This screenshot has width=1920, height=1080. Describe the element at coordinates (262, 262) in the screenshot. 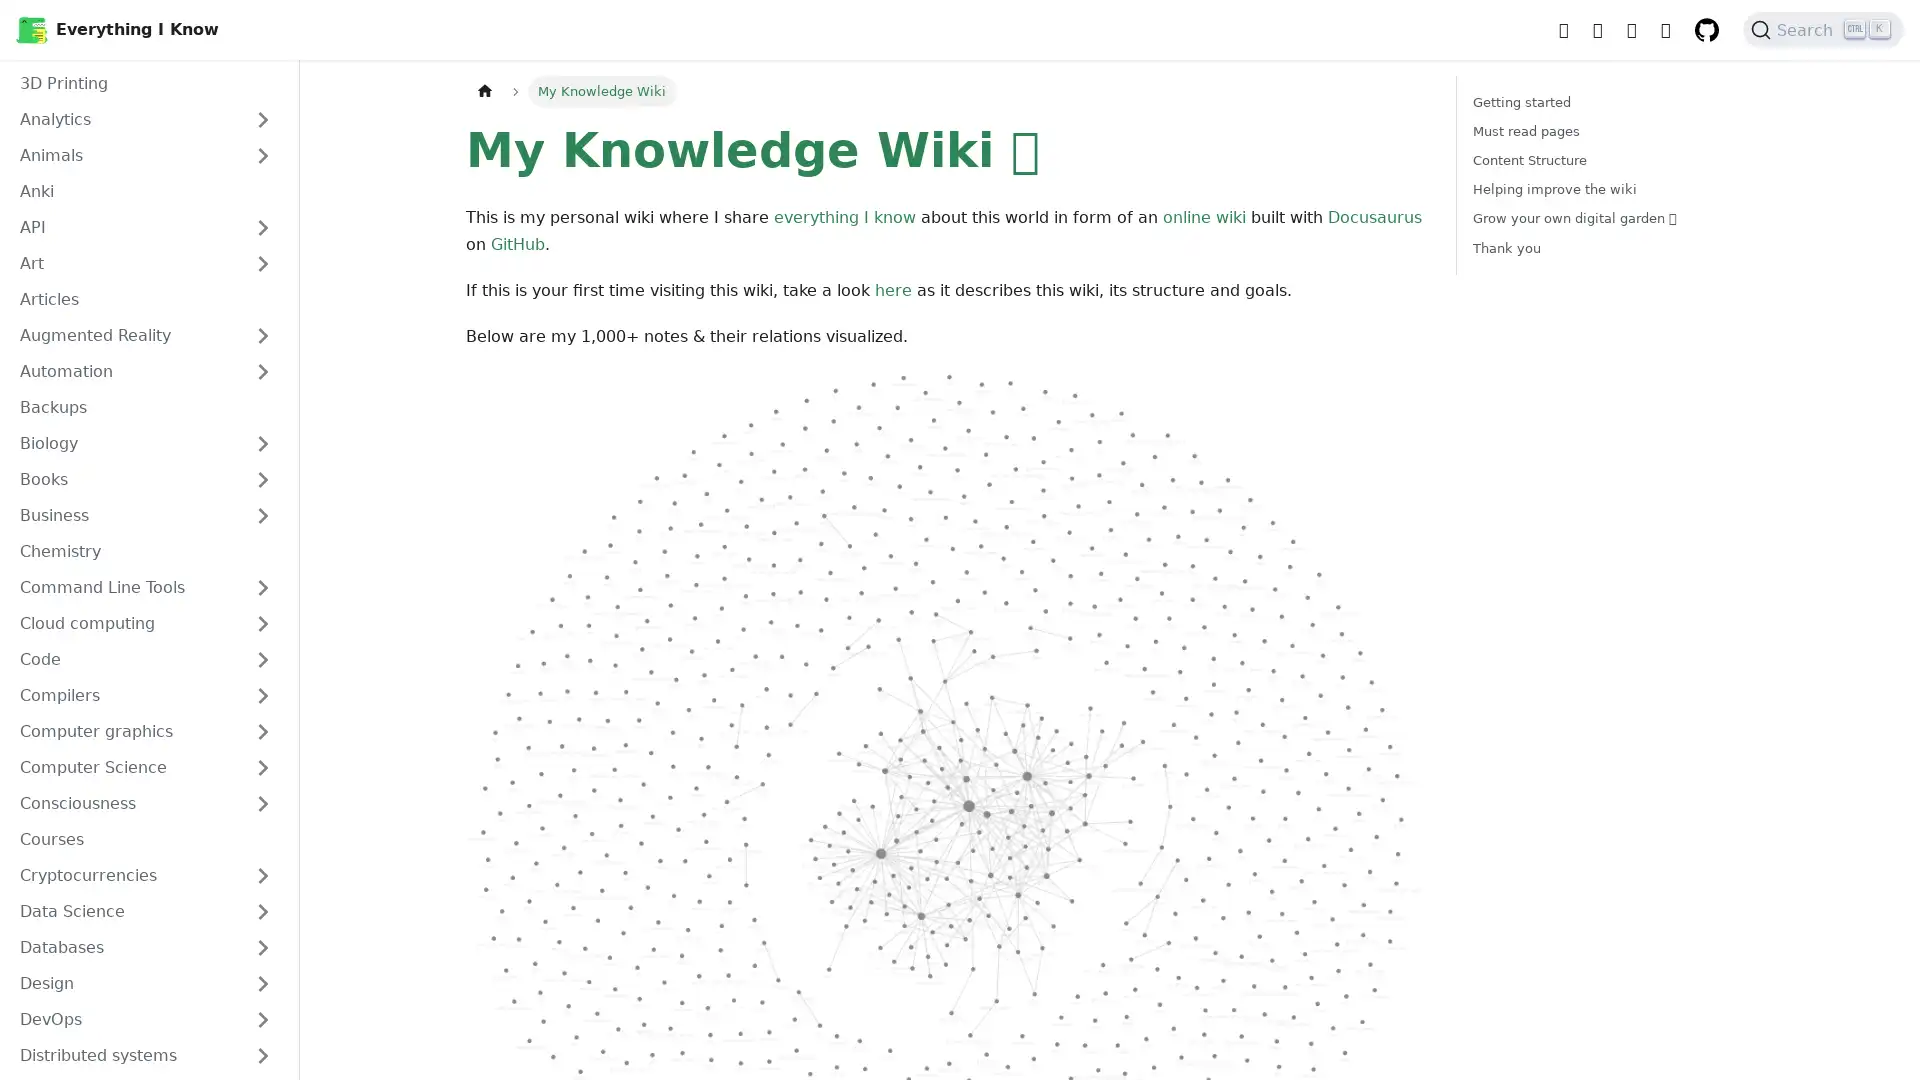

I see `Toggle the collapsible sidebar category 'Art'` at that location.